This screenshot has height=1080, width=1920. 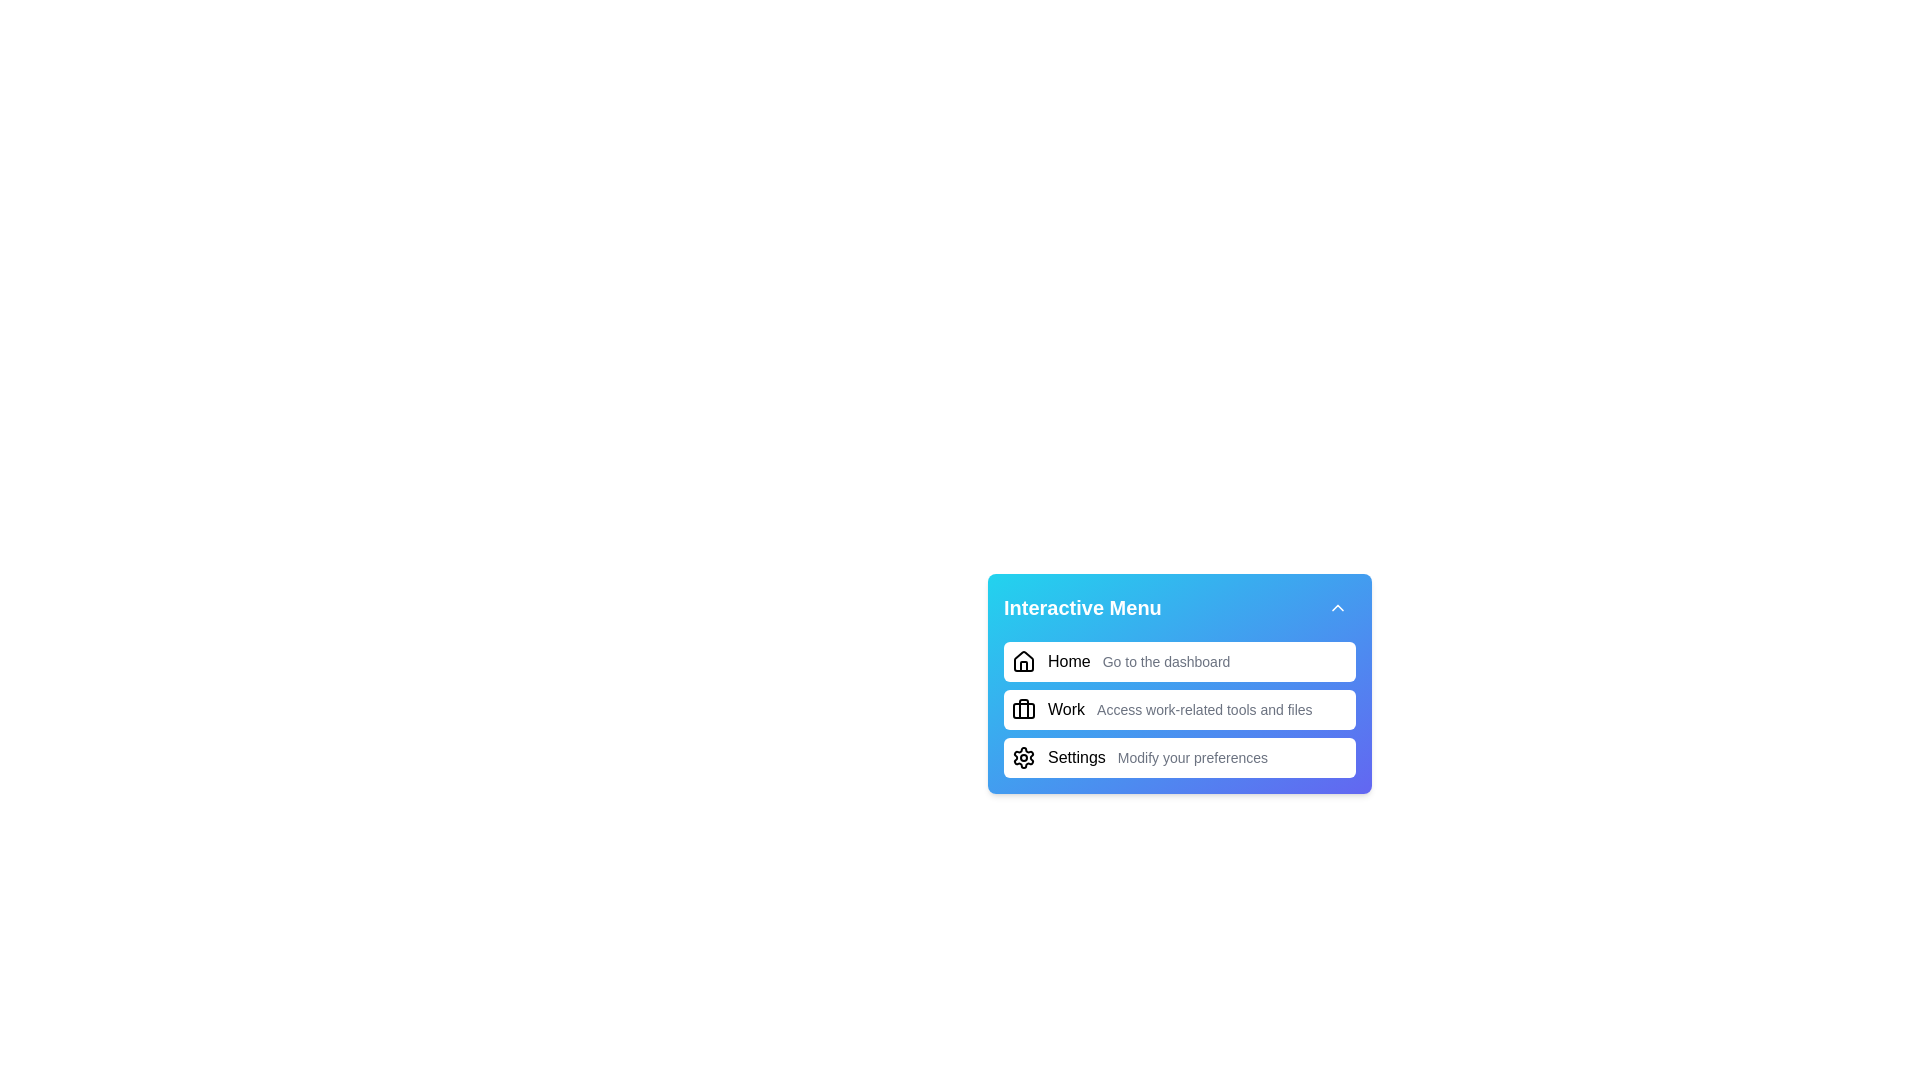 What do you see at coordinates (1203, 708) in the screenshot?
I see `the text label providing context for the 'Work' menu item, which is adjacent to the heading text 'Work' and aligned with a briefcase icon` at bounding box center [1203, 708].